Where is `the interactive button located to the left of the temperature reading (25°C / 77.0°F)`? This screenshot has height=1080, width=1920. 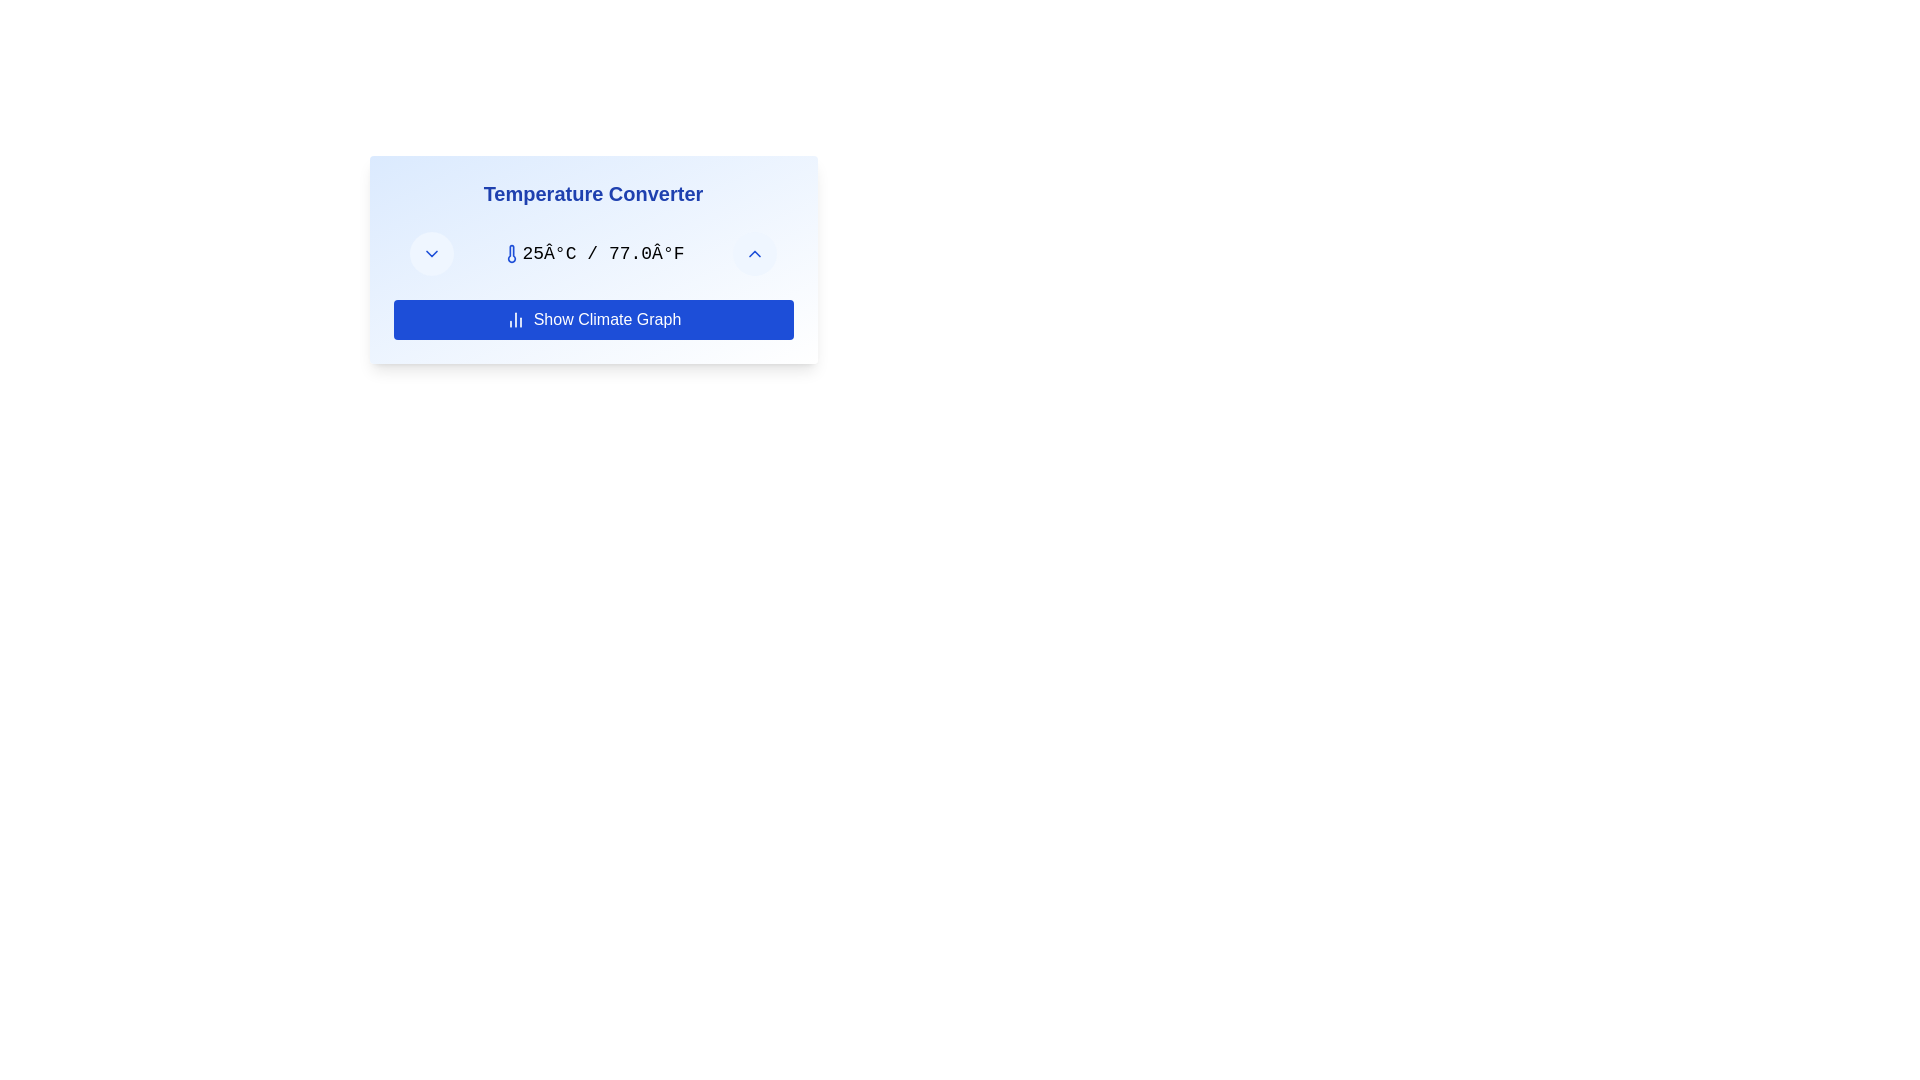
the interactive button located to the left of the temperature reading (25°C / 77.0°F) is located at coordinates (430, 253).